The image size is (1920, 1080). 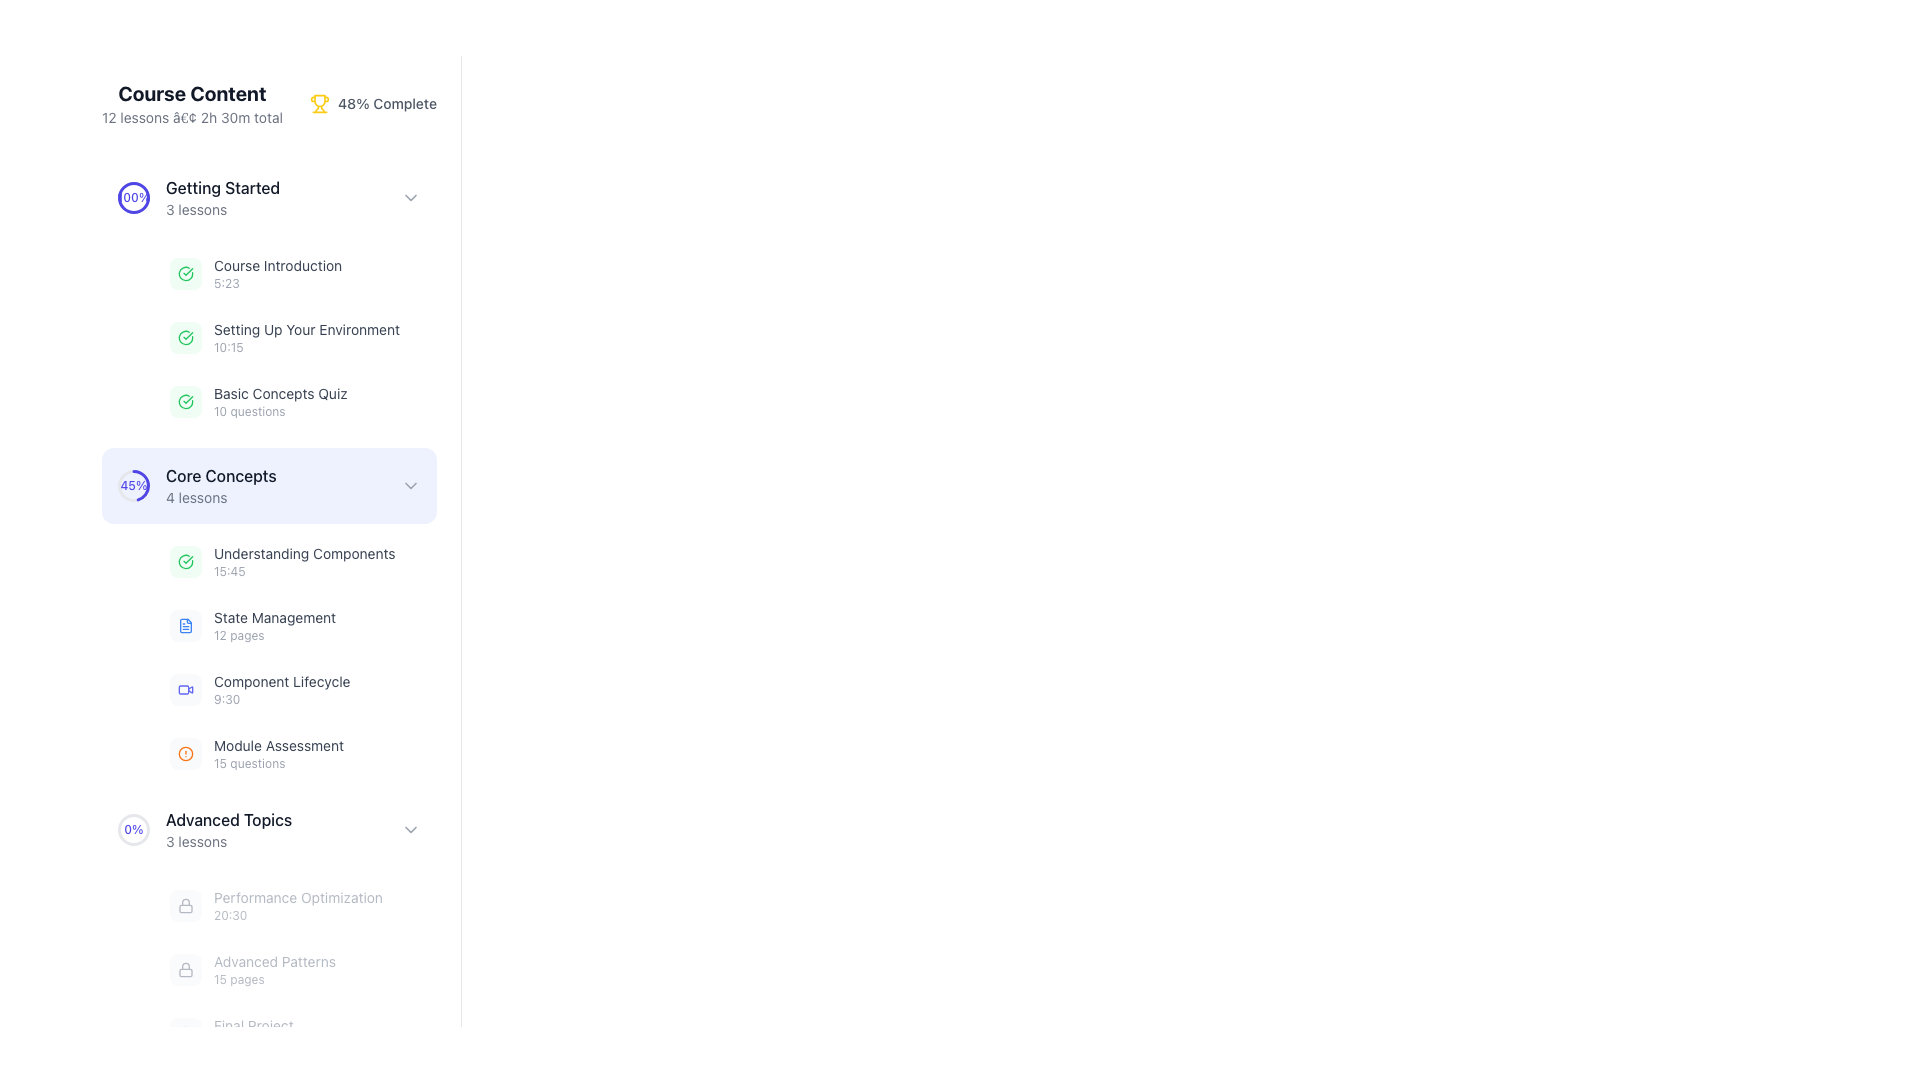 What do you see at coordinates (186, 562) in the screenshot?
I see `the green circular icon with a checkmark inside, indicating a successful status for the lesson 'Understanding Components' in the 'Core Concepts' section` at bounding box center [186, 562].